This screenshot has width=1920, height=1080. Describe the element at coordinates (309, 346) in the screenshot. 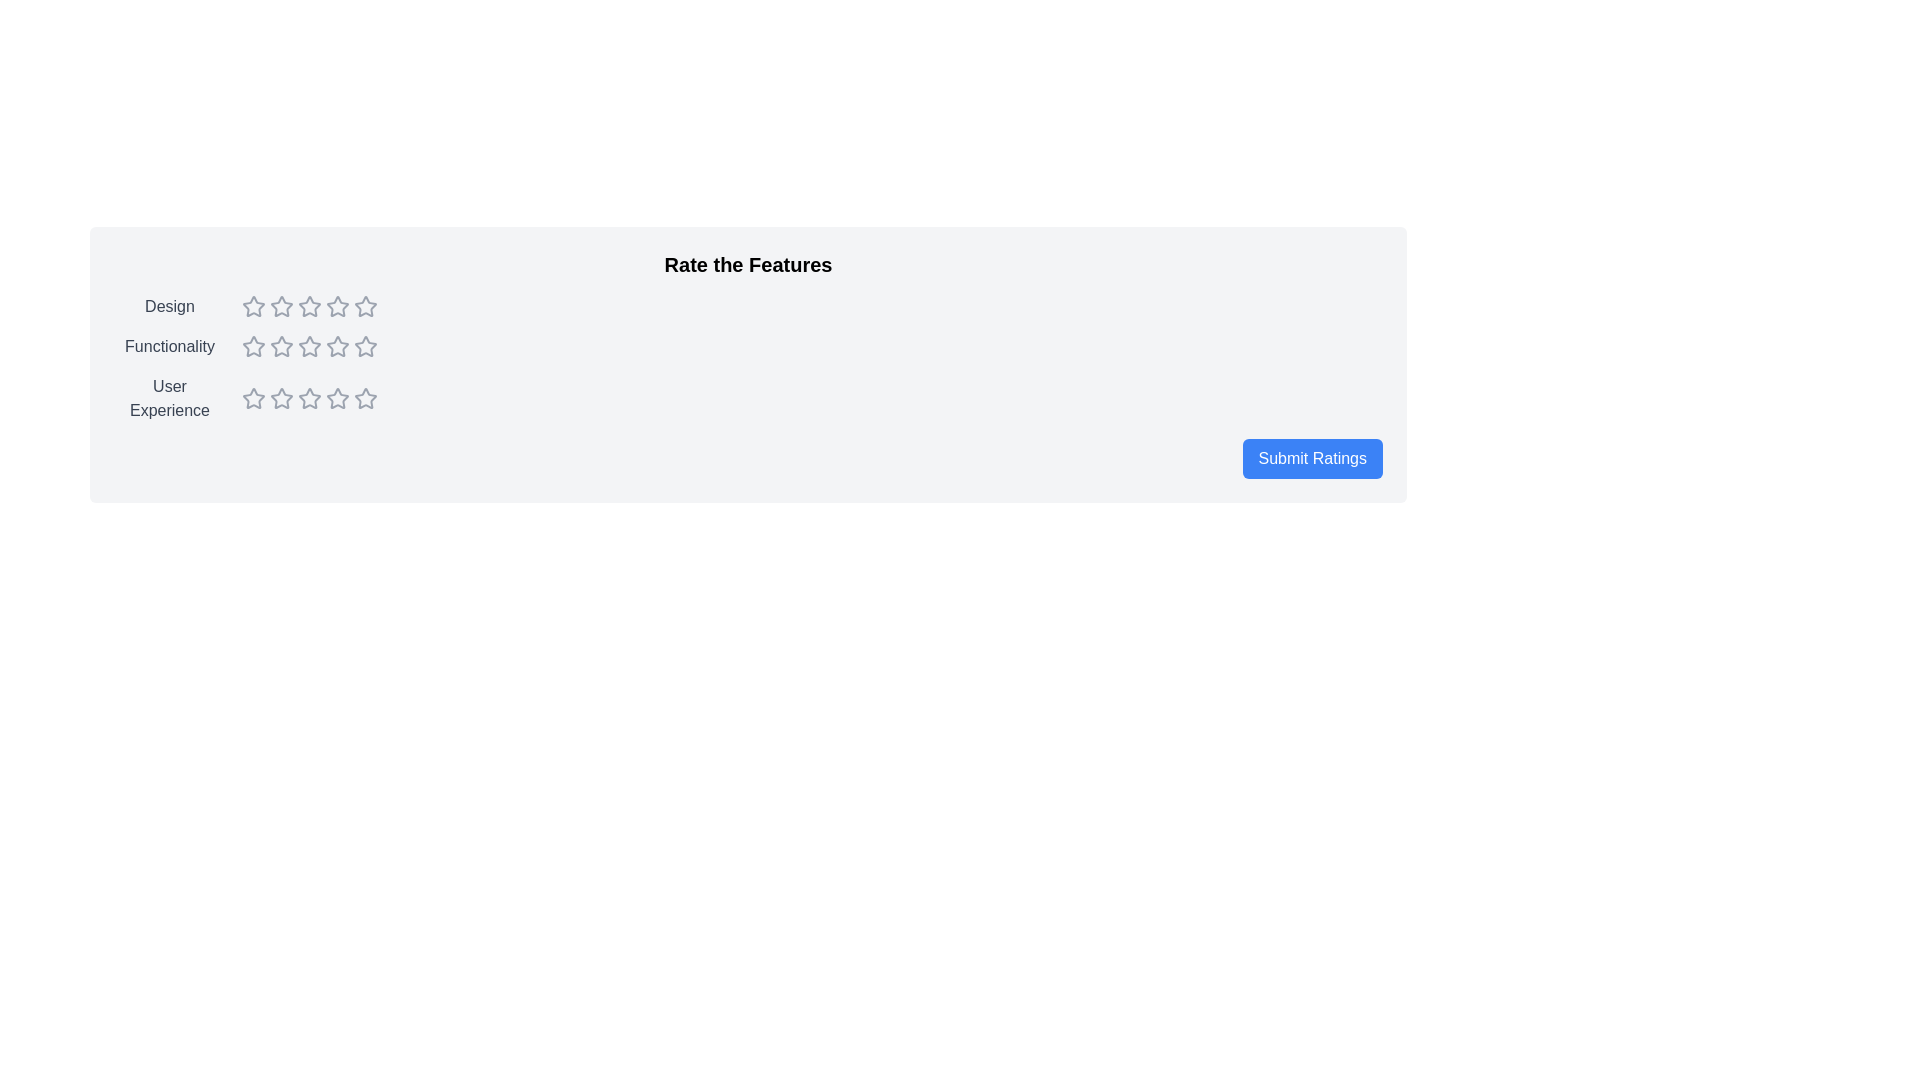

I see `the fourth star-shaped Rating Icon in the row labeled 'Functionality' in the rating section` at that location.